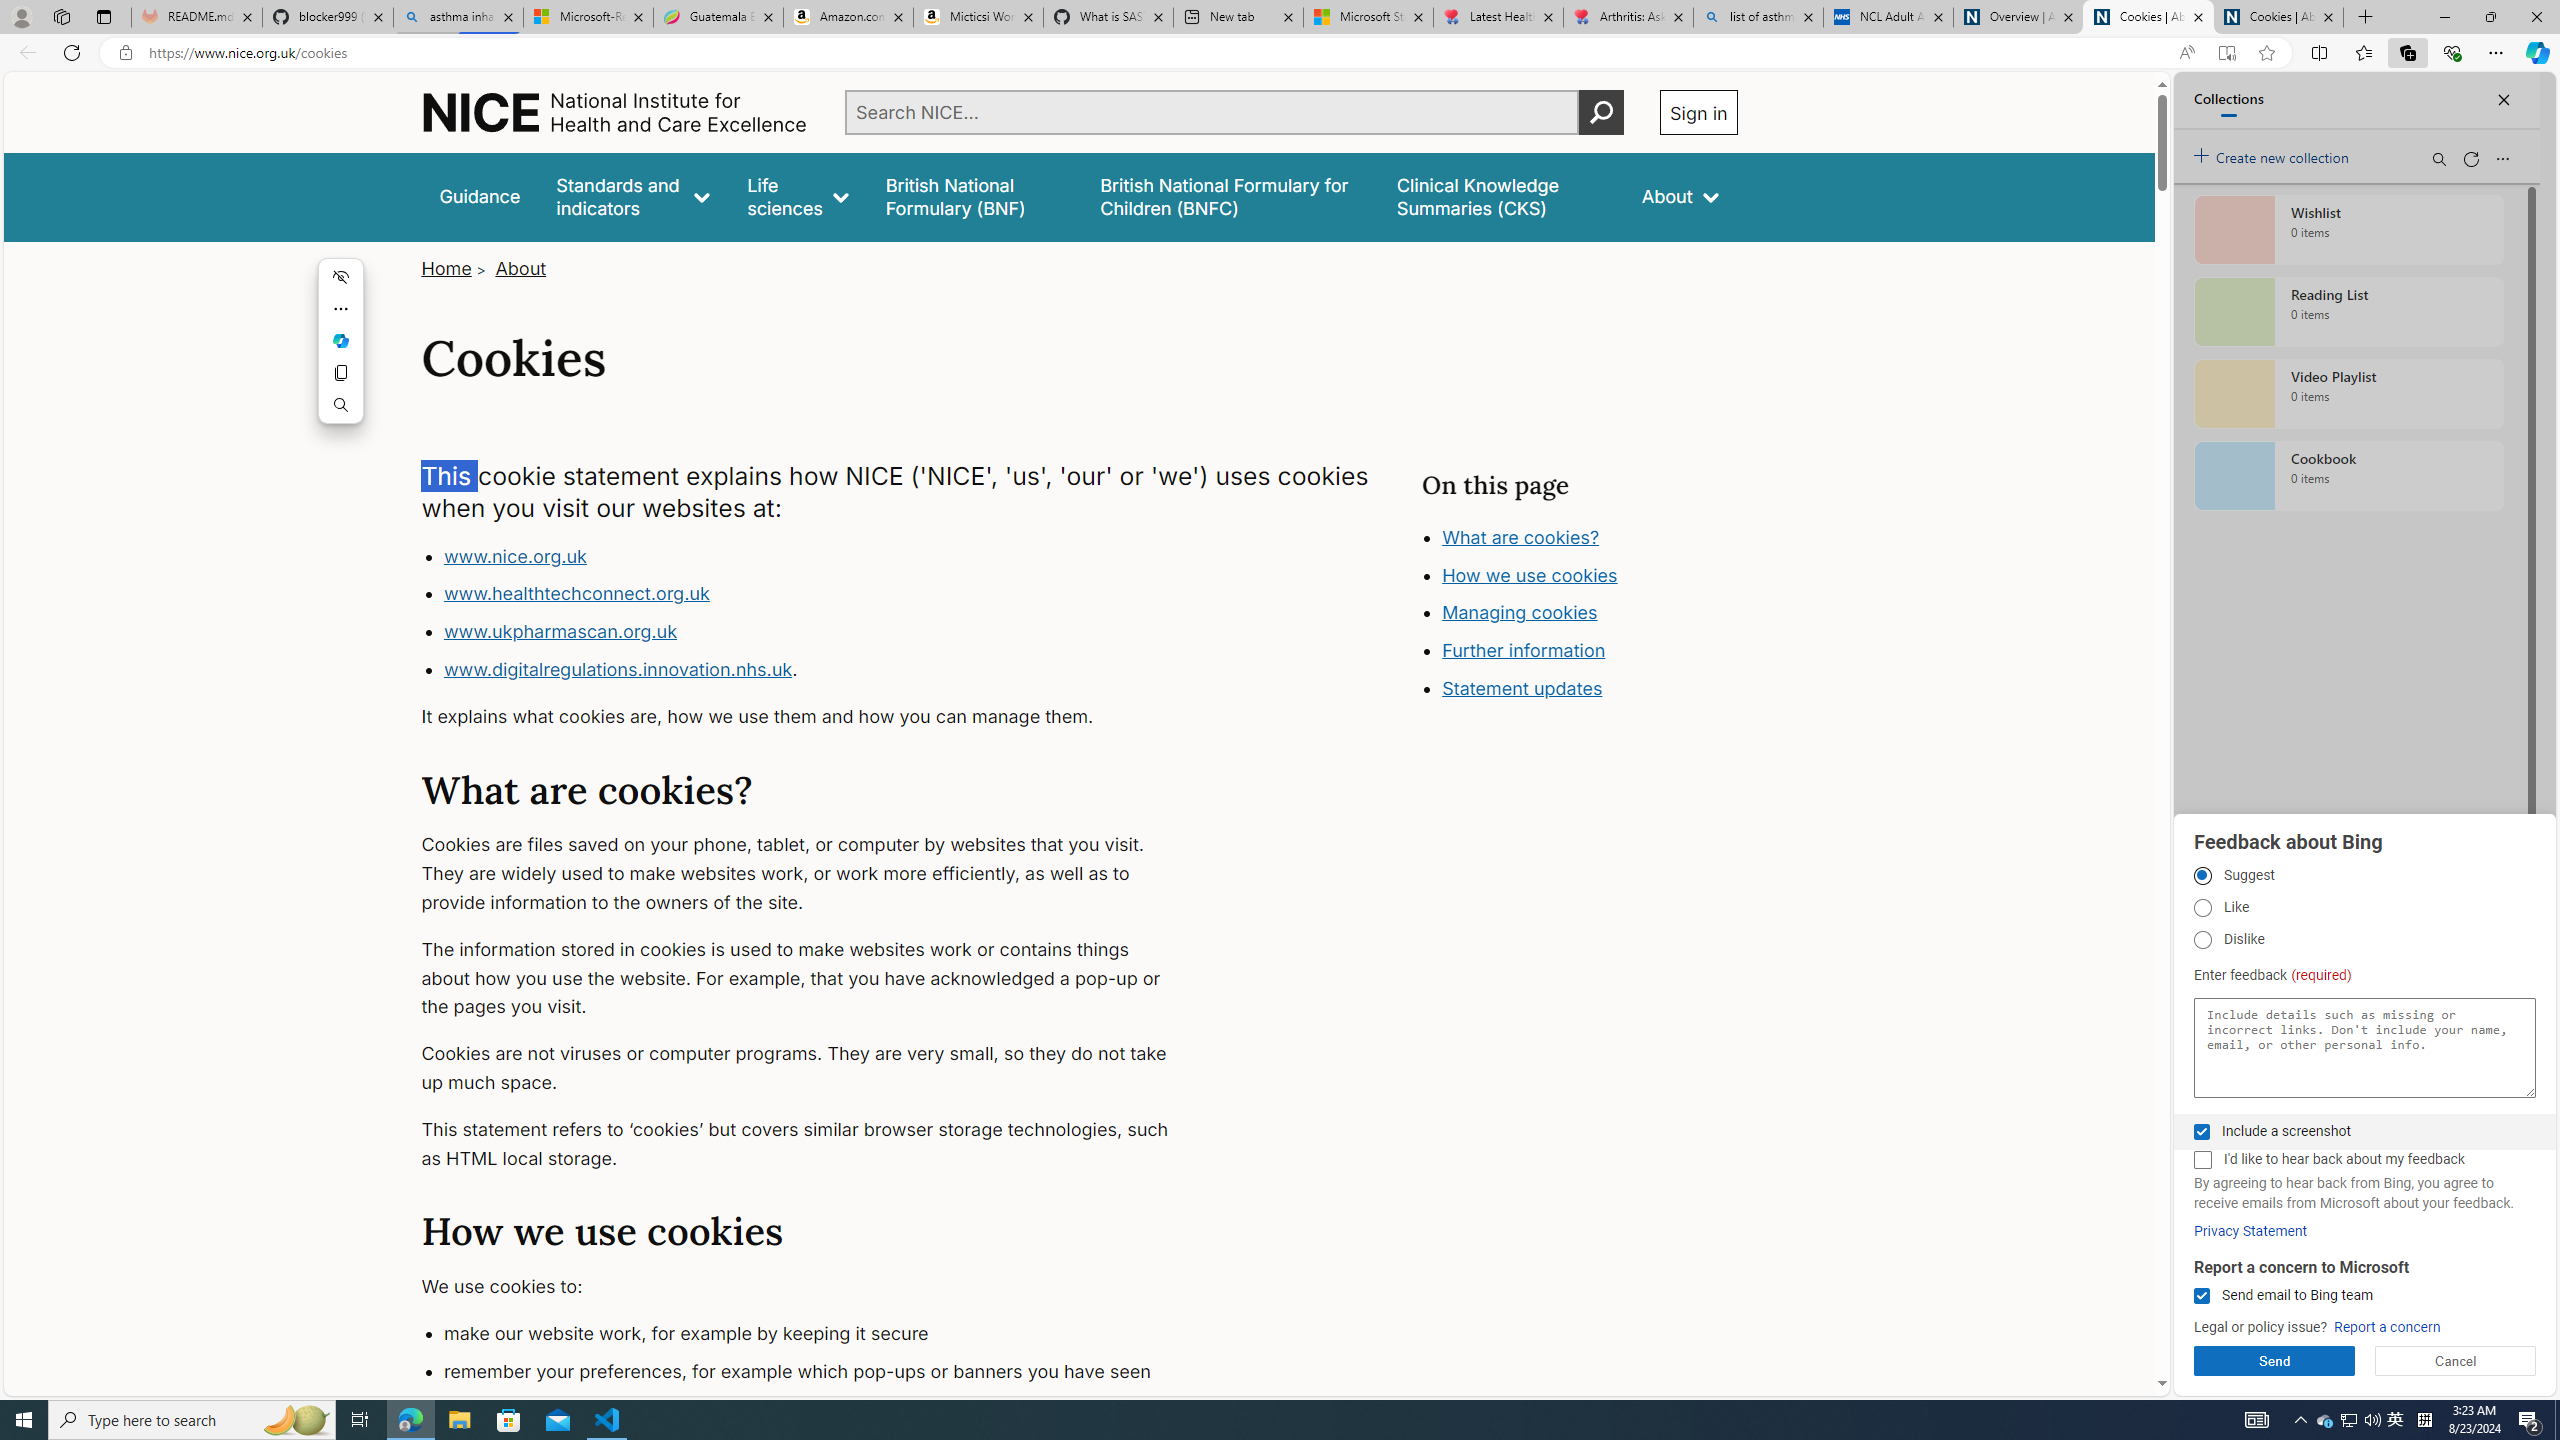 Image resolution: width=2560 pixels, height=1440 pixels. What do you see at coordinates (341, 340) in the screenshot?
I see `'Mini menu on text selection'` at bounding box center [341, 340].